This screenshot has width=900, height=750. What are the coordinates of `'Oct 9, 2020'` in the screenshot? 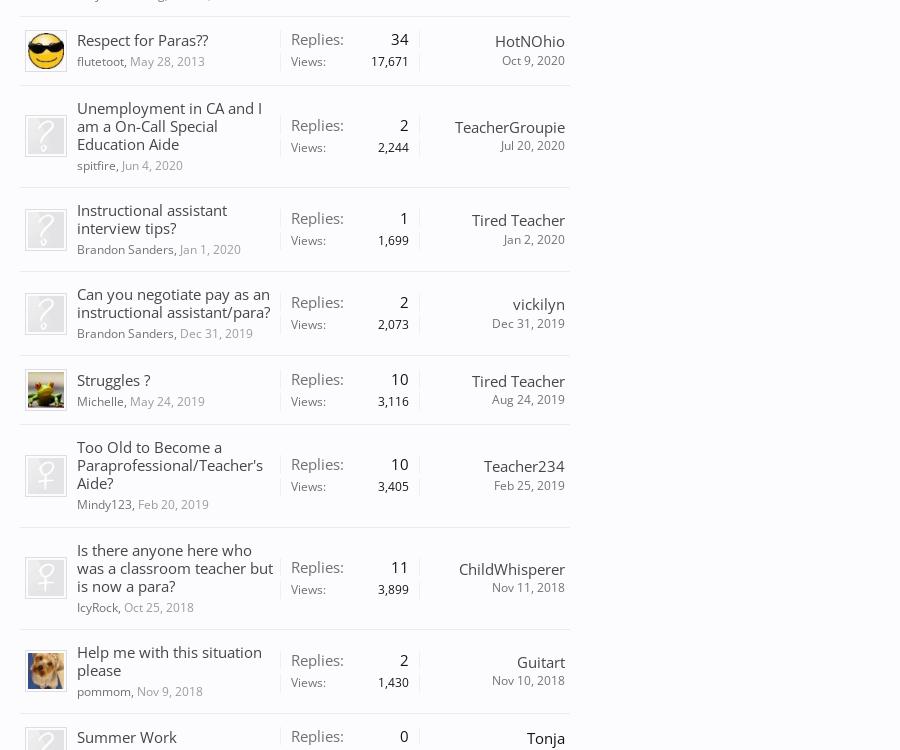 It's located at (532, 59).